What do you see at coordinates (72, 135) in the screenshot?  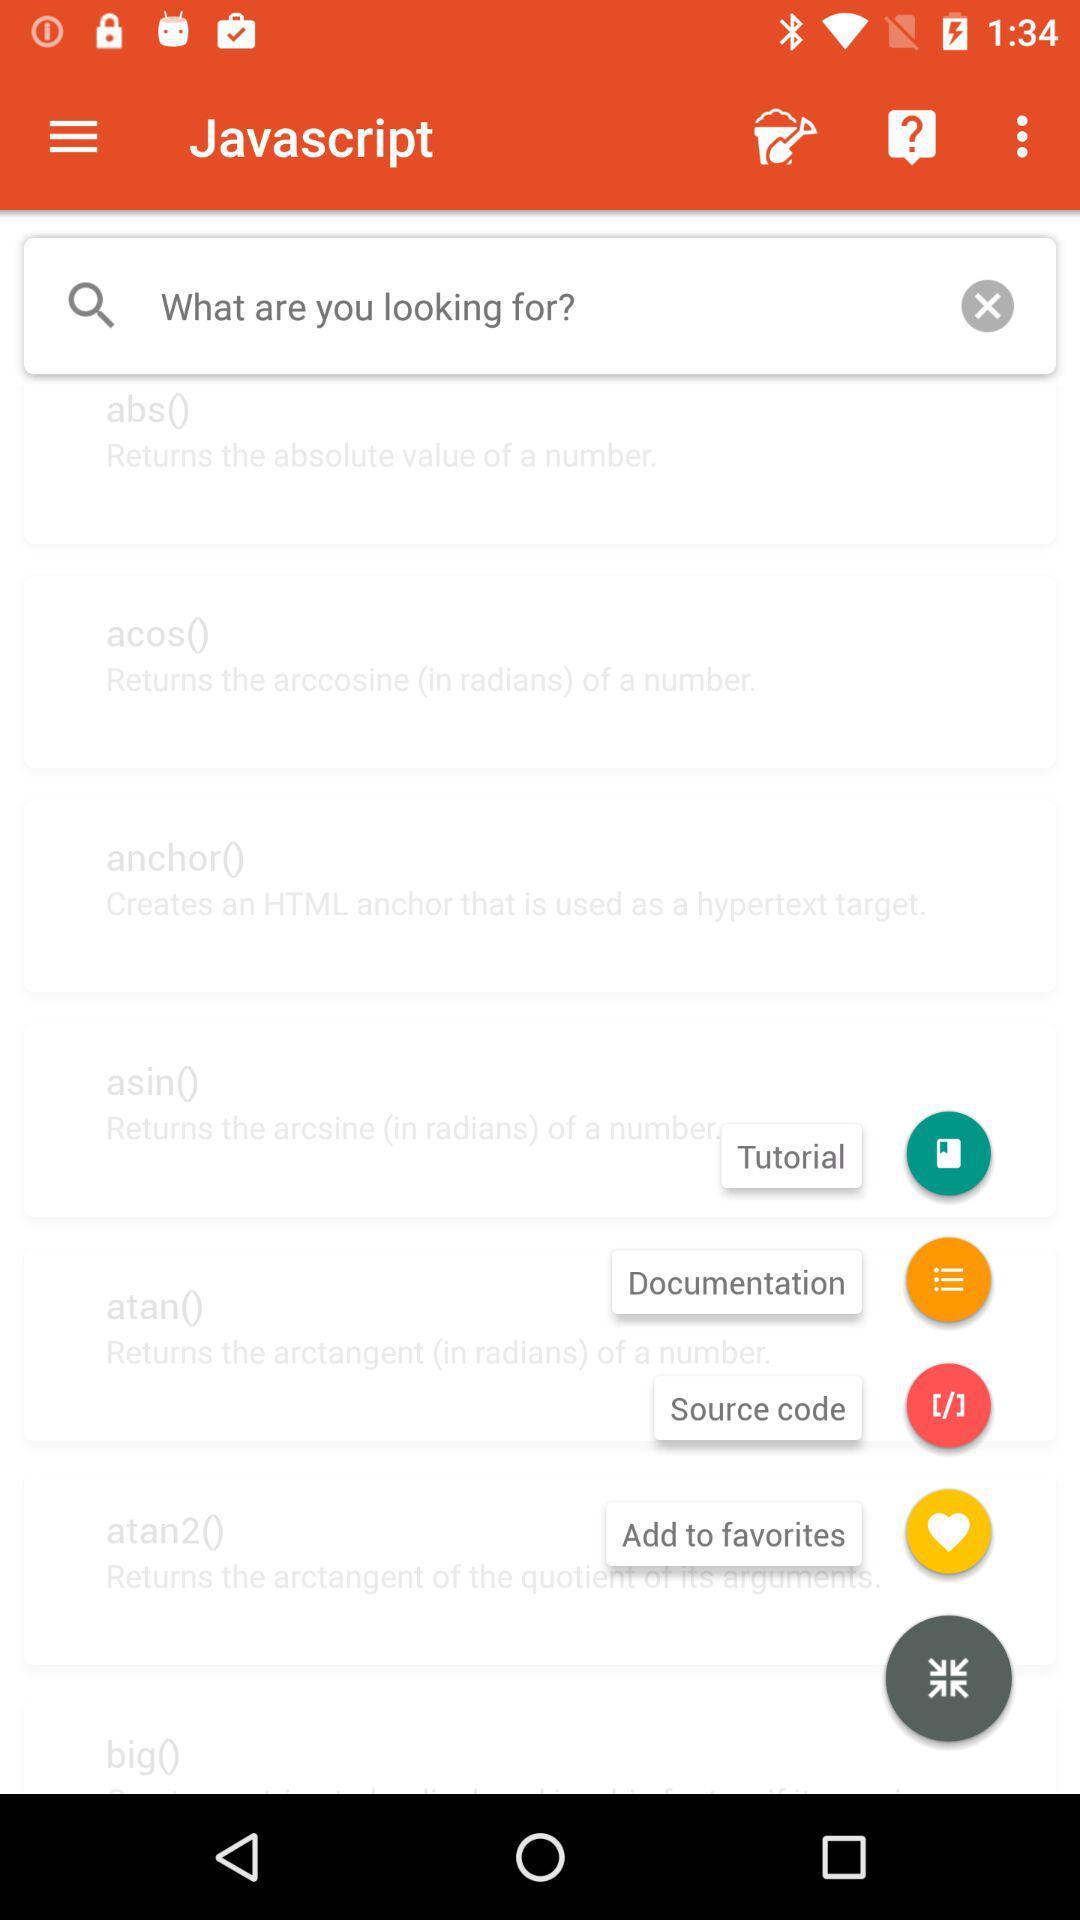 I see `the app to the left of the javascript item` at bounding box center [72, 135].